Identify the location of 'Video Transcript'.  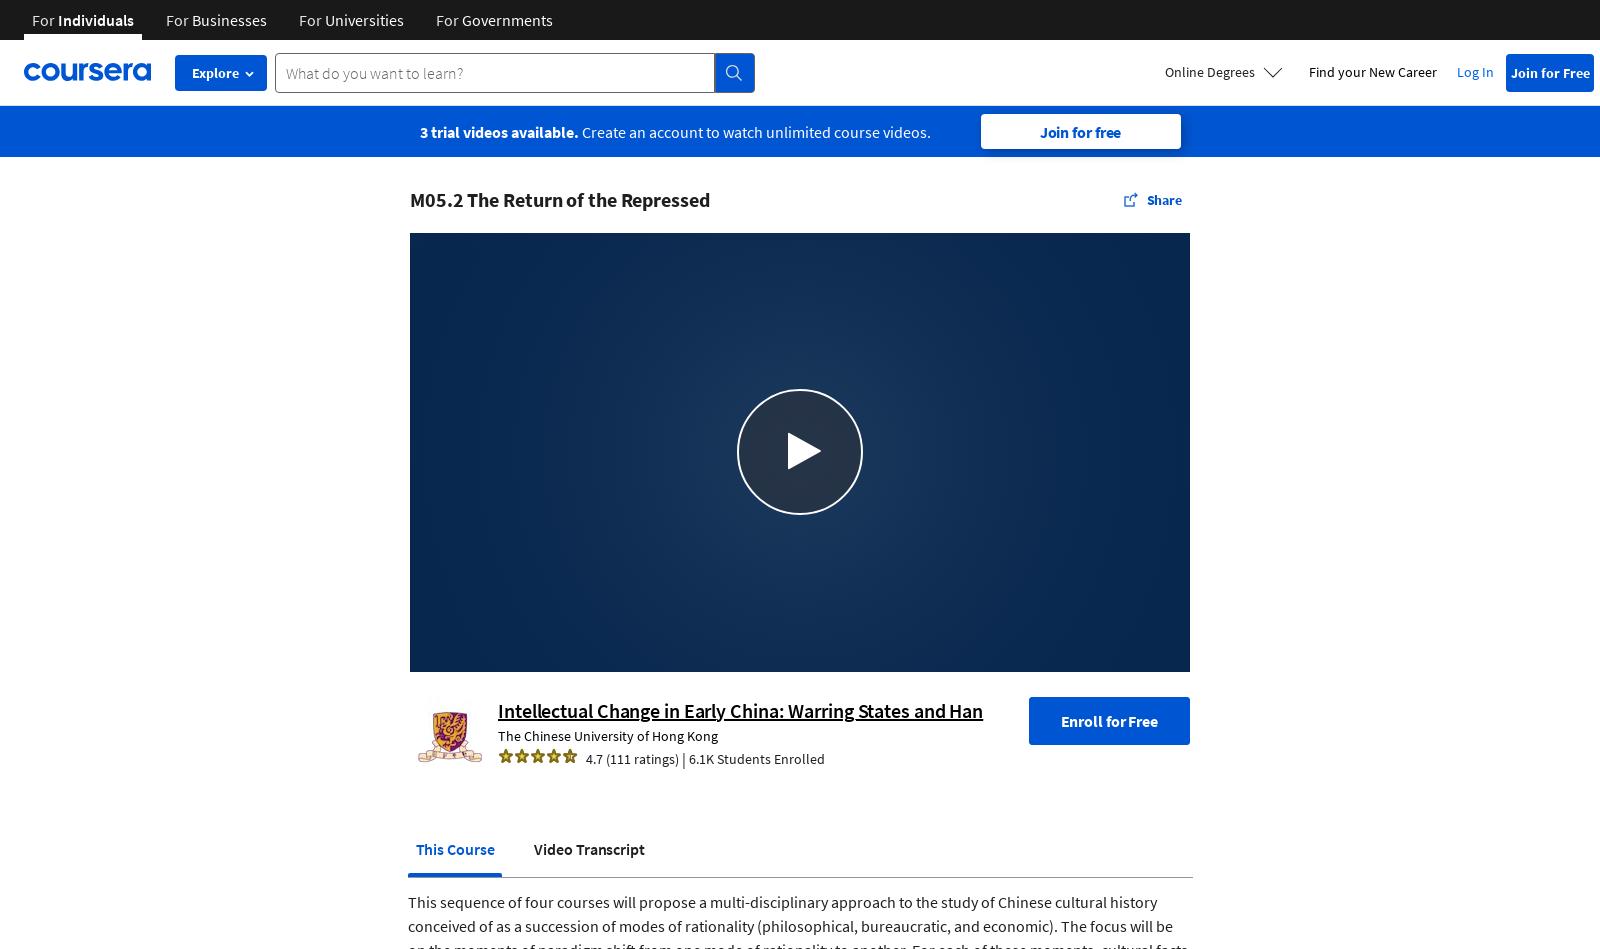
(587, 847).